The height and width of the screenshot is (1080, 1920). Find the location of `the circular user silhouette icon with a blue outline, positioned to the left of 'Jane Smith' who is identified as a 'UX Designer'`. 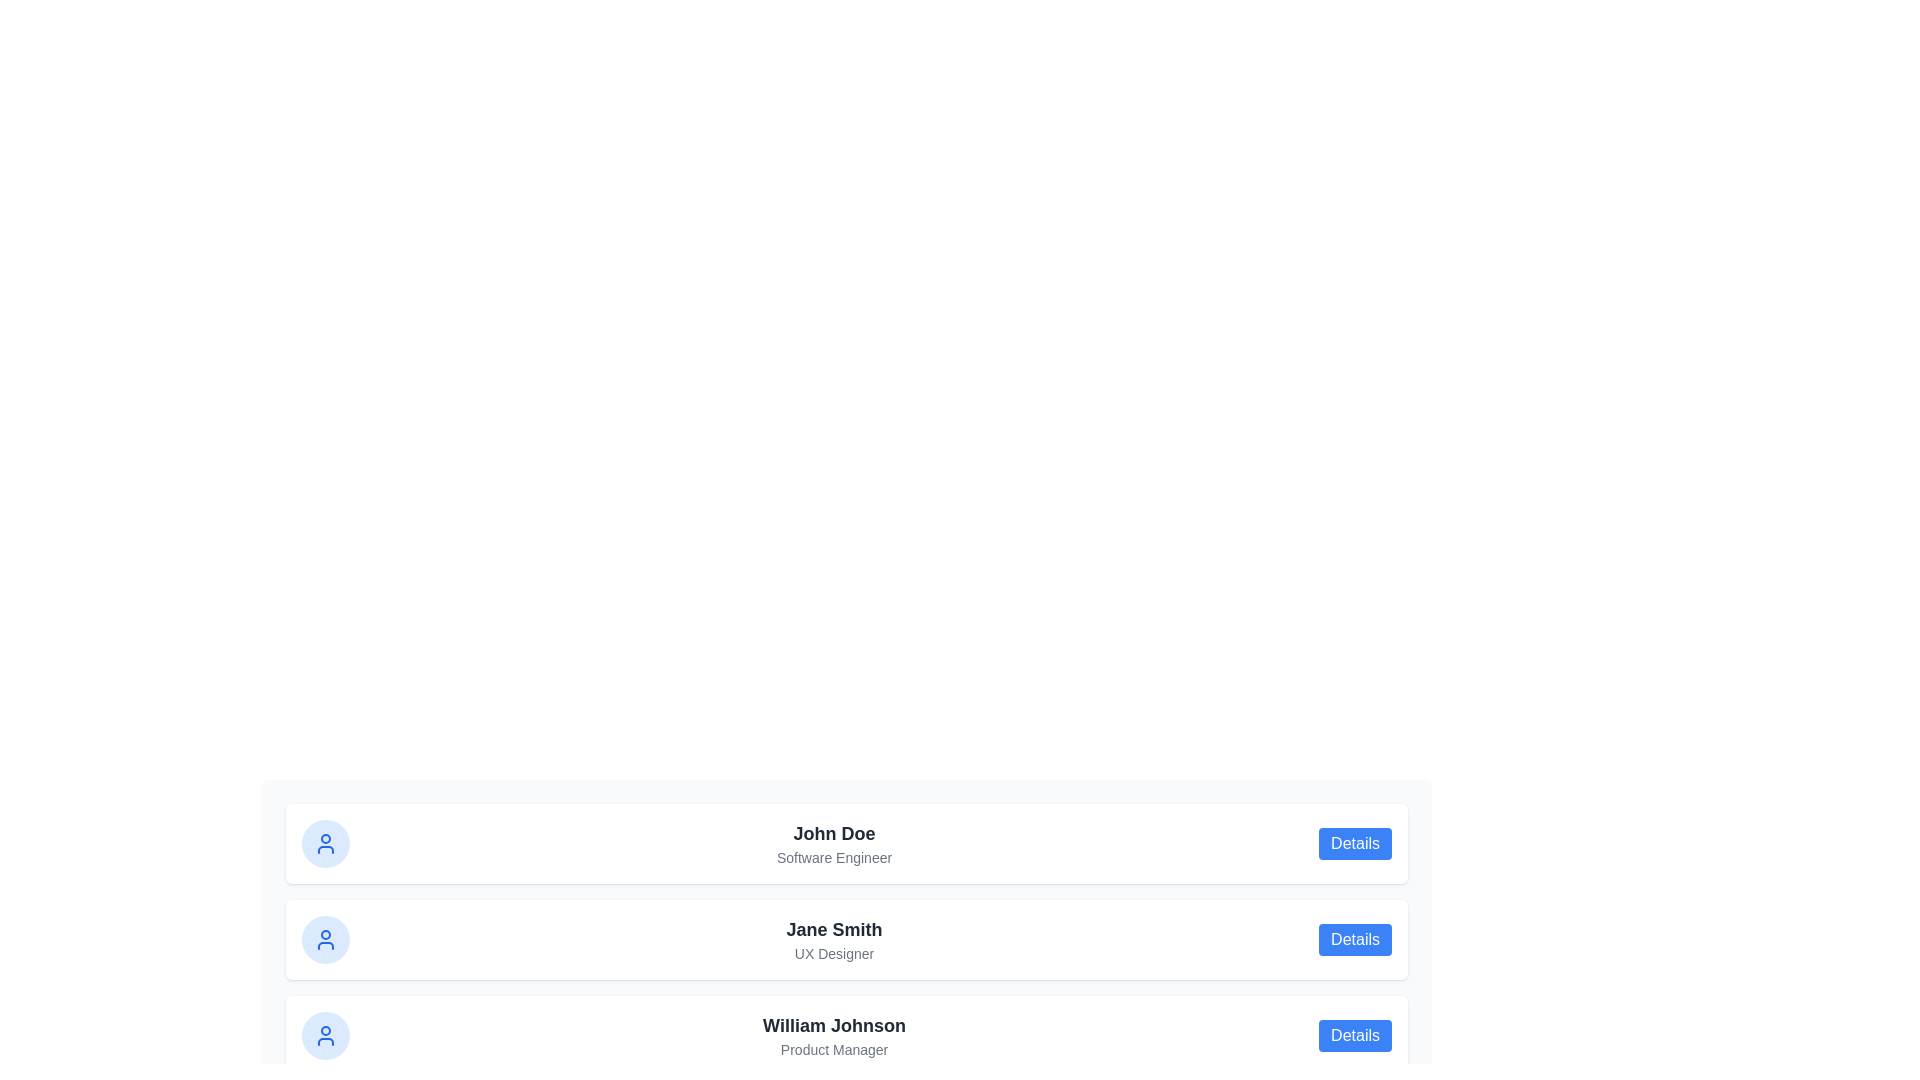

the circular user silhouette icon with a blue outline, positioned to the left of 'Jane Smith' who is identified as a 'UX Designer' is located at coordinates (326, 940).